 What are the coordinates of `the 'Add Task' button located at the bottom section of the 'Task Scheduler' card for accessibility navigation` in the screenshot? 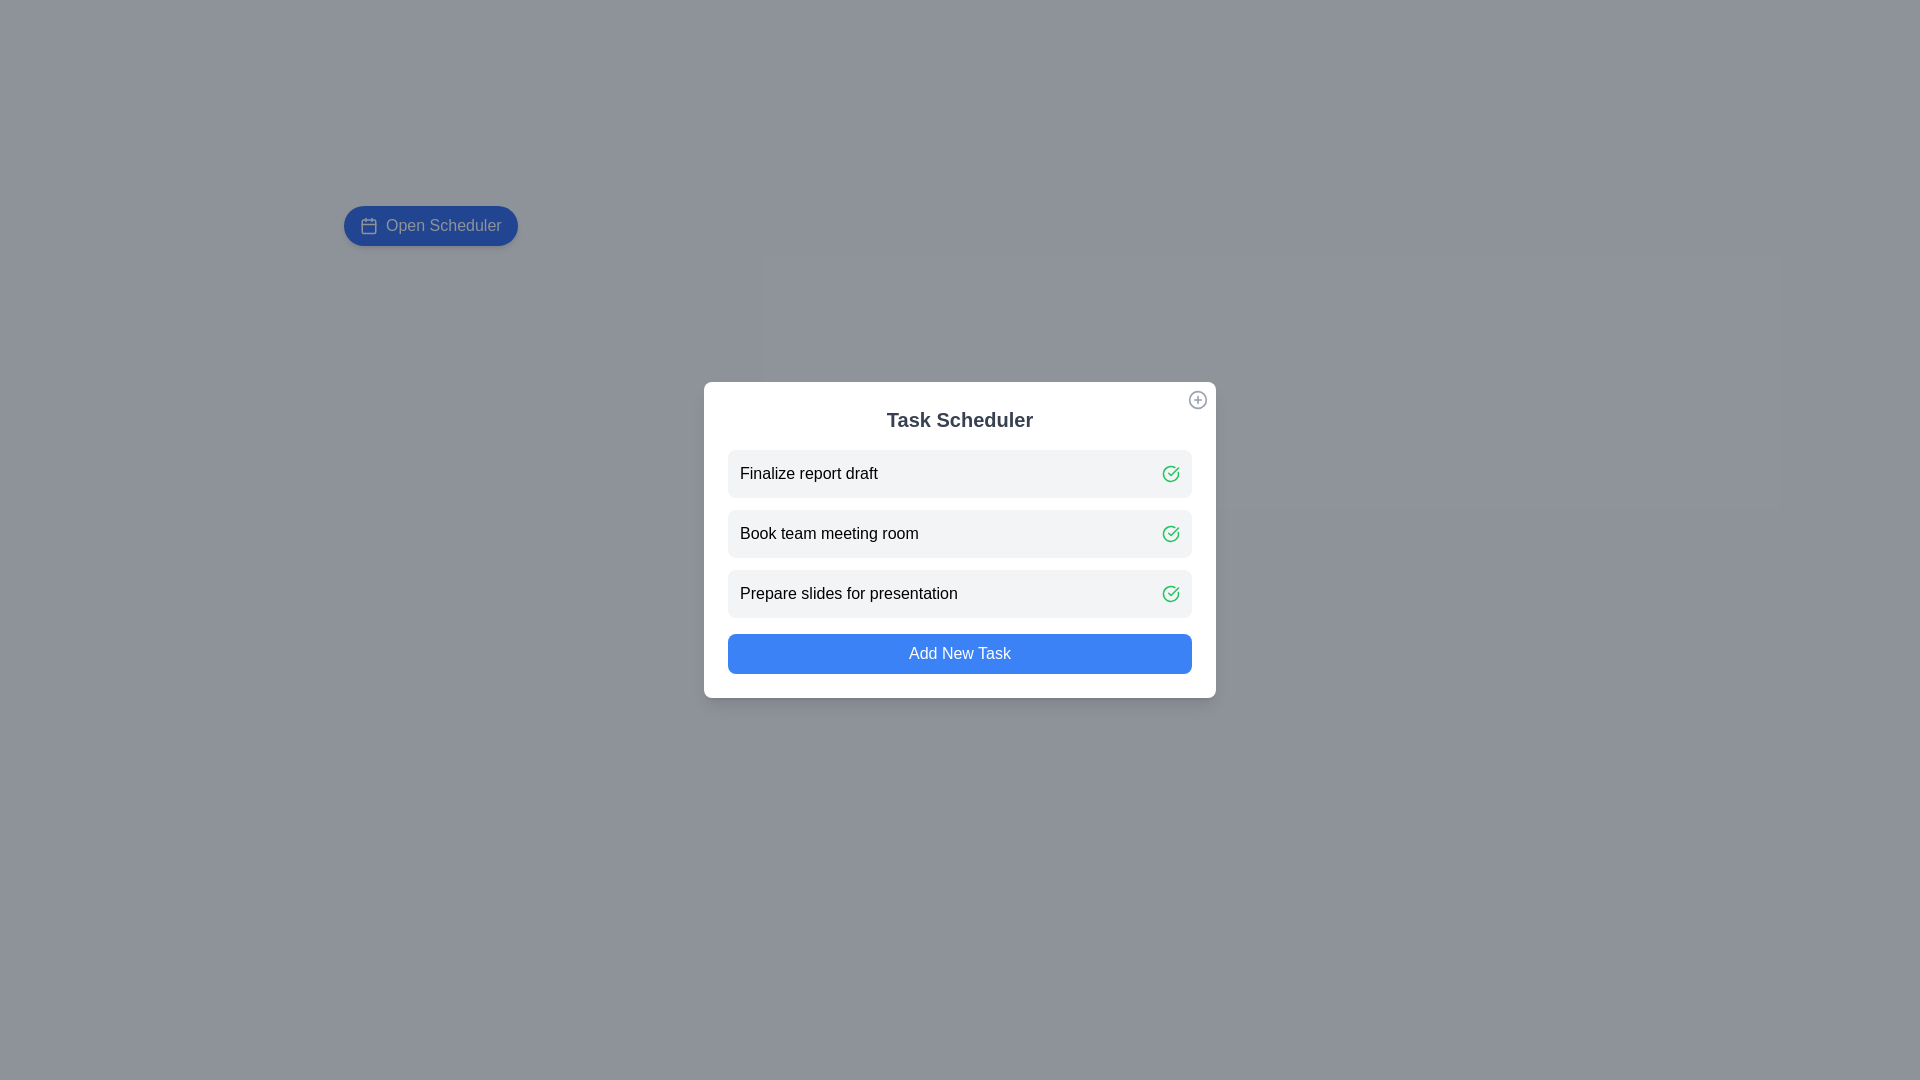 It's located at (960, 654).